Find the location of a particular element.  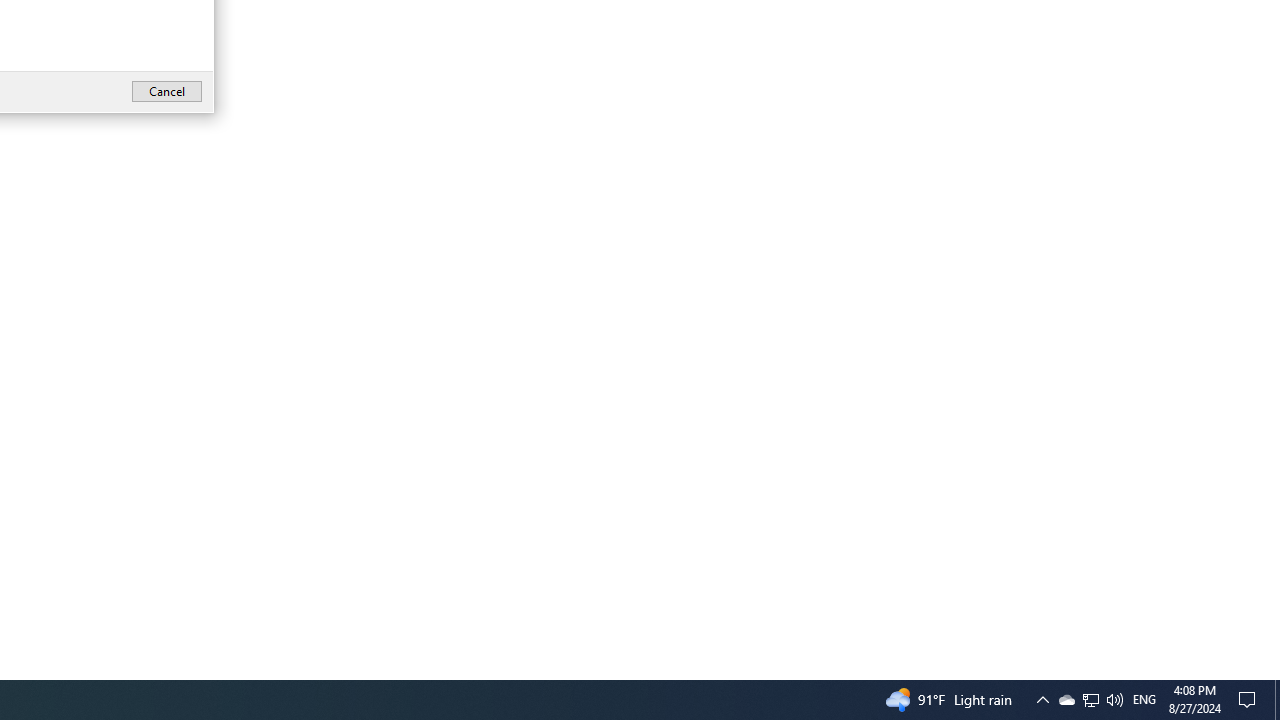

'Notification Chevron' is located at coordinates (1041, 698).